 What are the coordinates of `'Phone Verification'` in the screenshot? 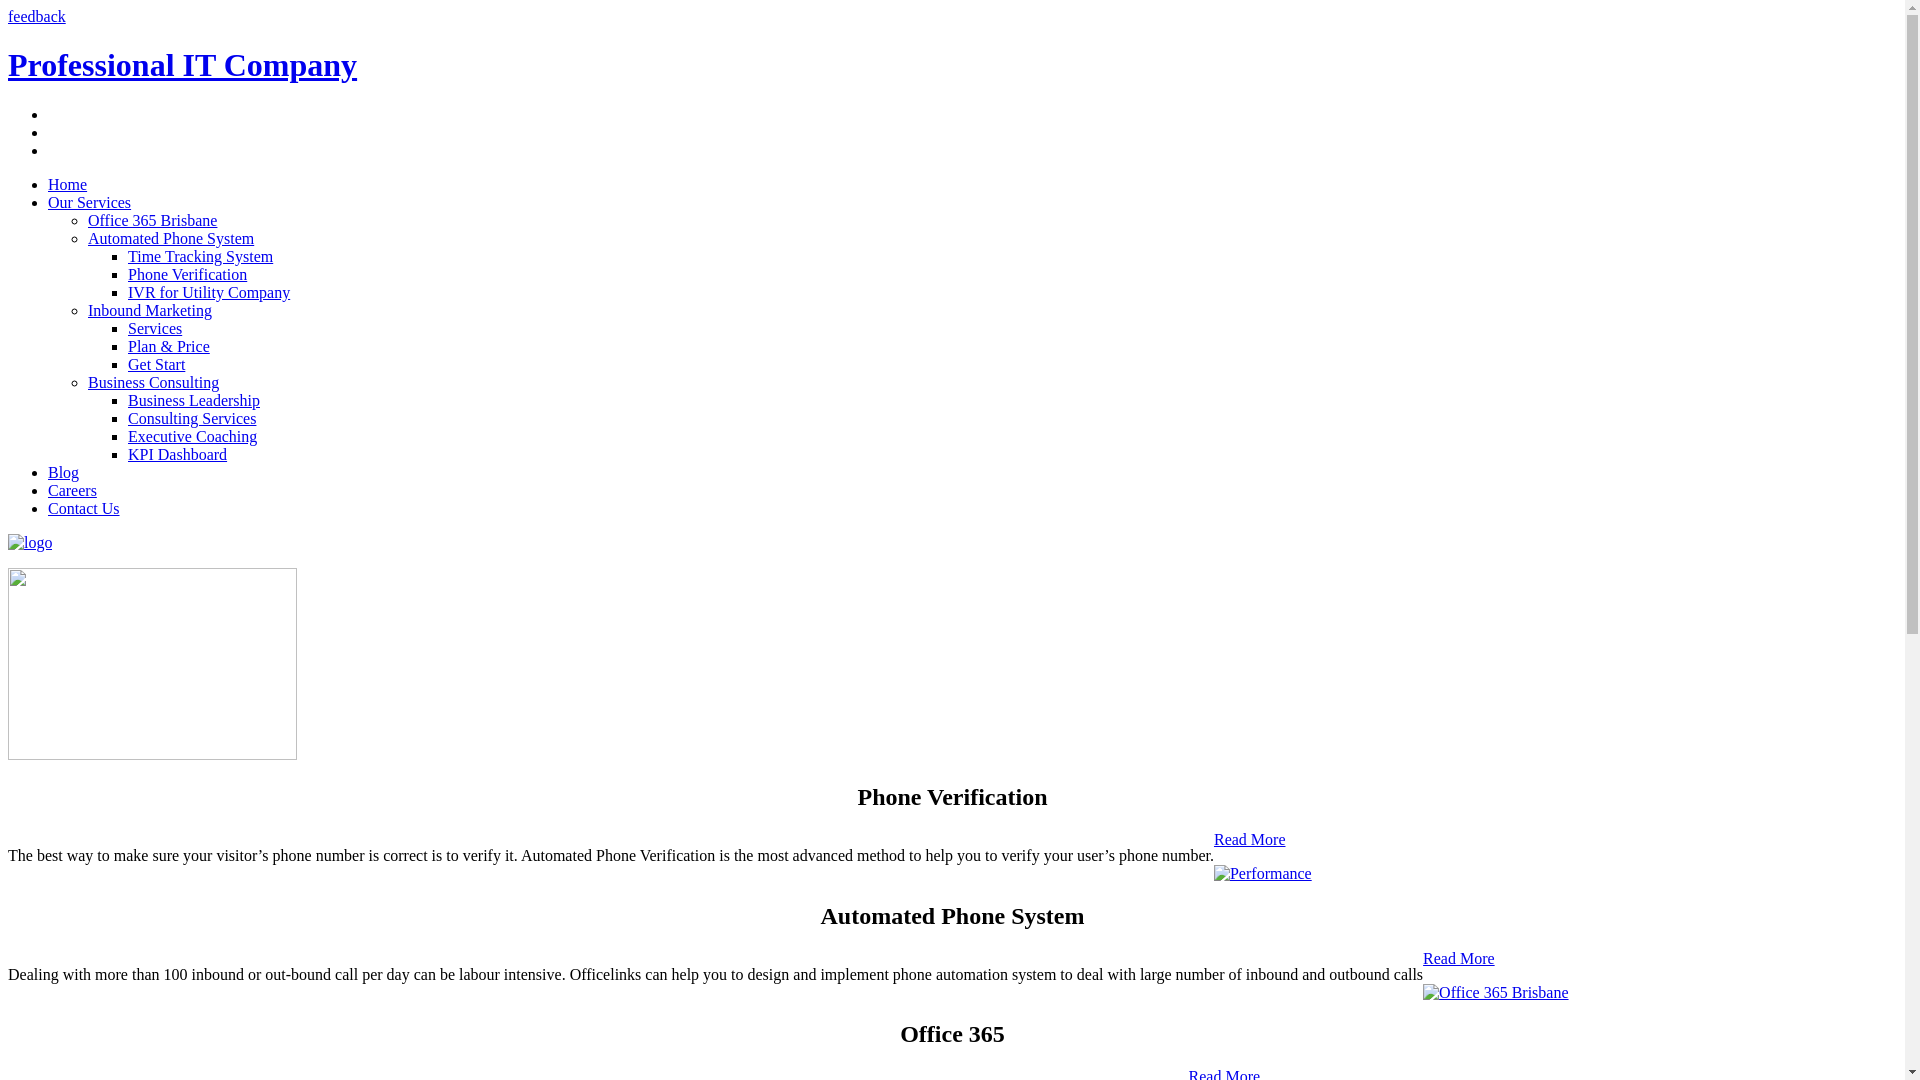 It's located at (187, 274).